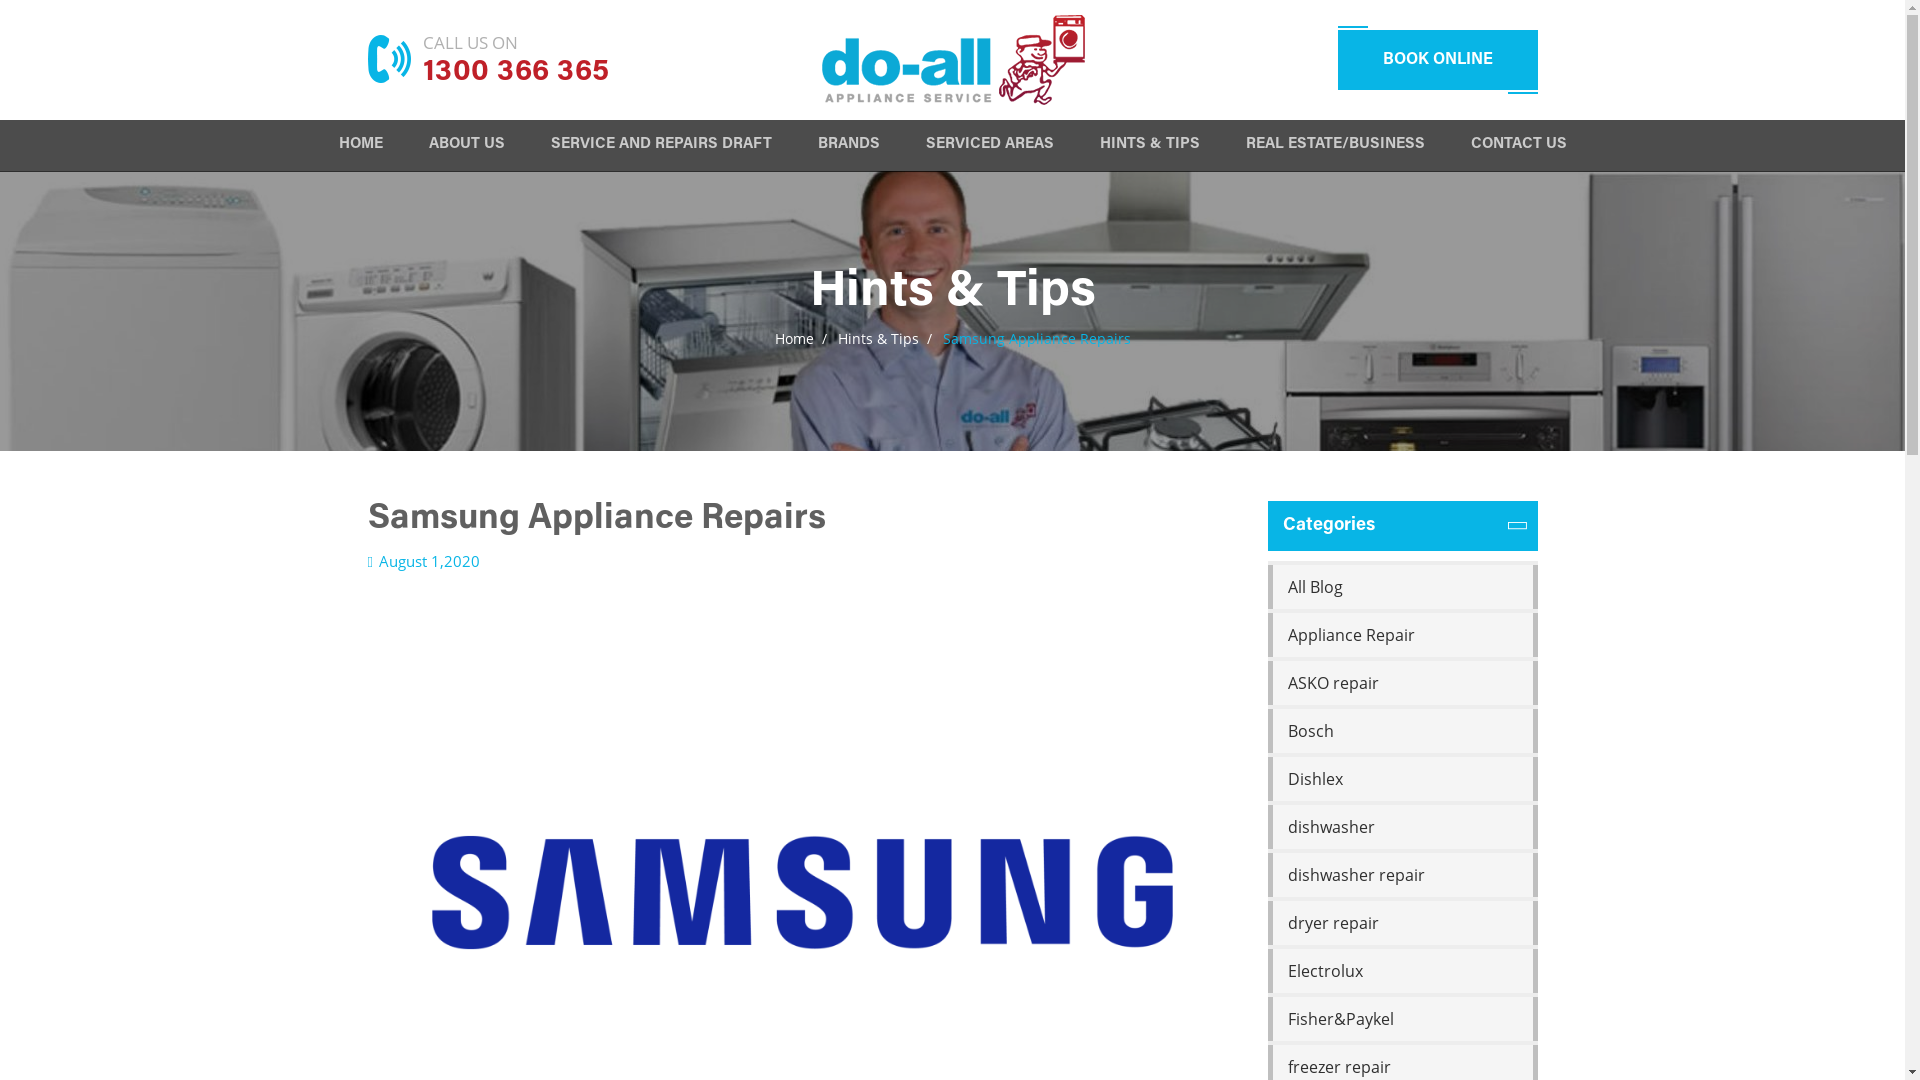 The width and height of the screenshot is (1920, 1080). What do you see at coordinates (1266, 922) in the screenshot?
I see `'dryer repair'` at bounding box center [1266, 922].